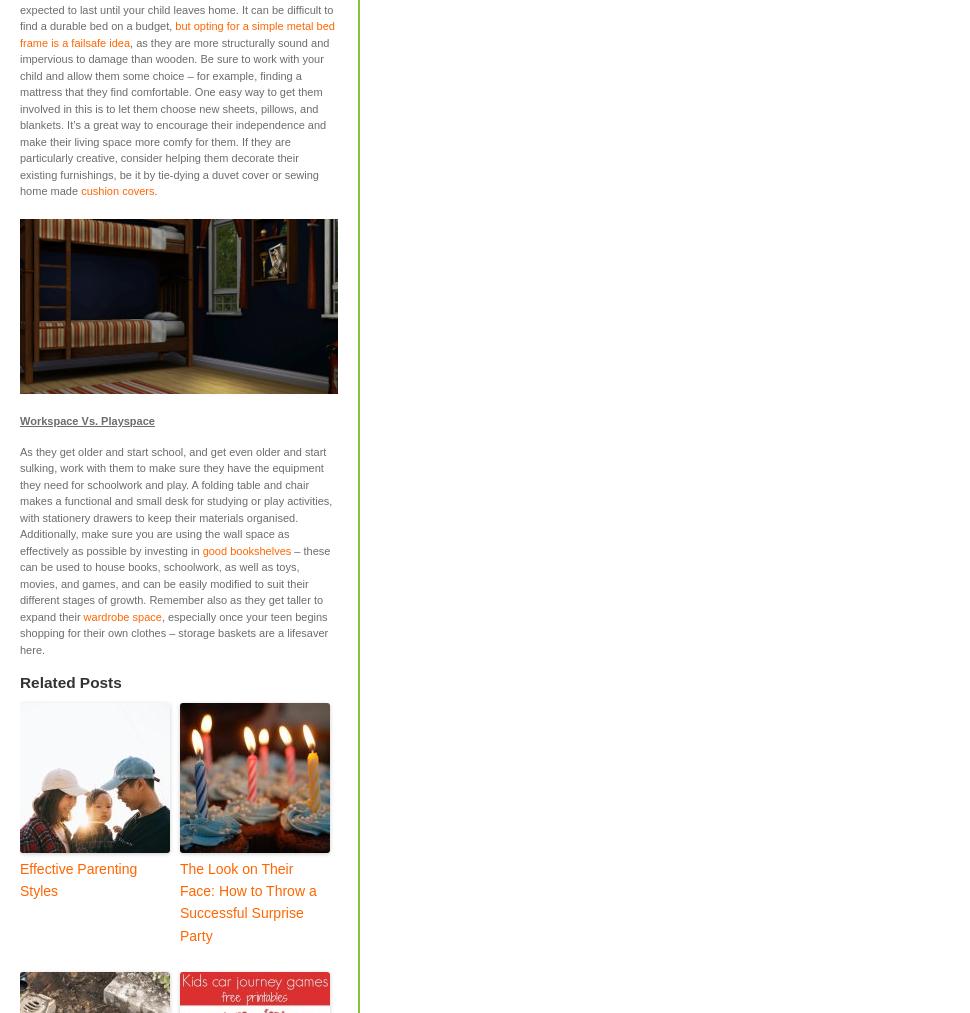 This screenshot has height=1013, width=970. I want to click on 'good bookshelves', so click(245, 549).